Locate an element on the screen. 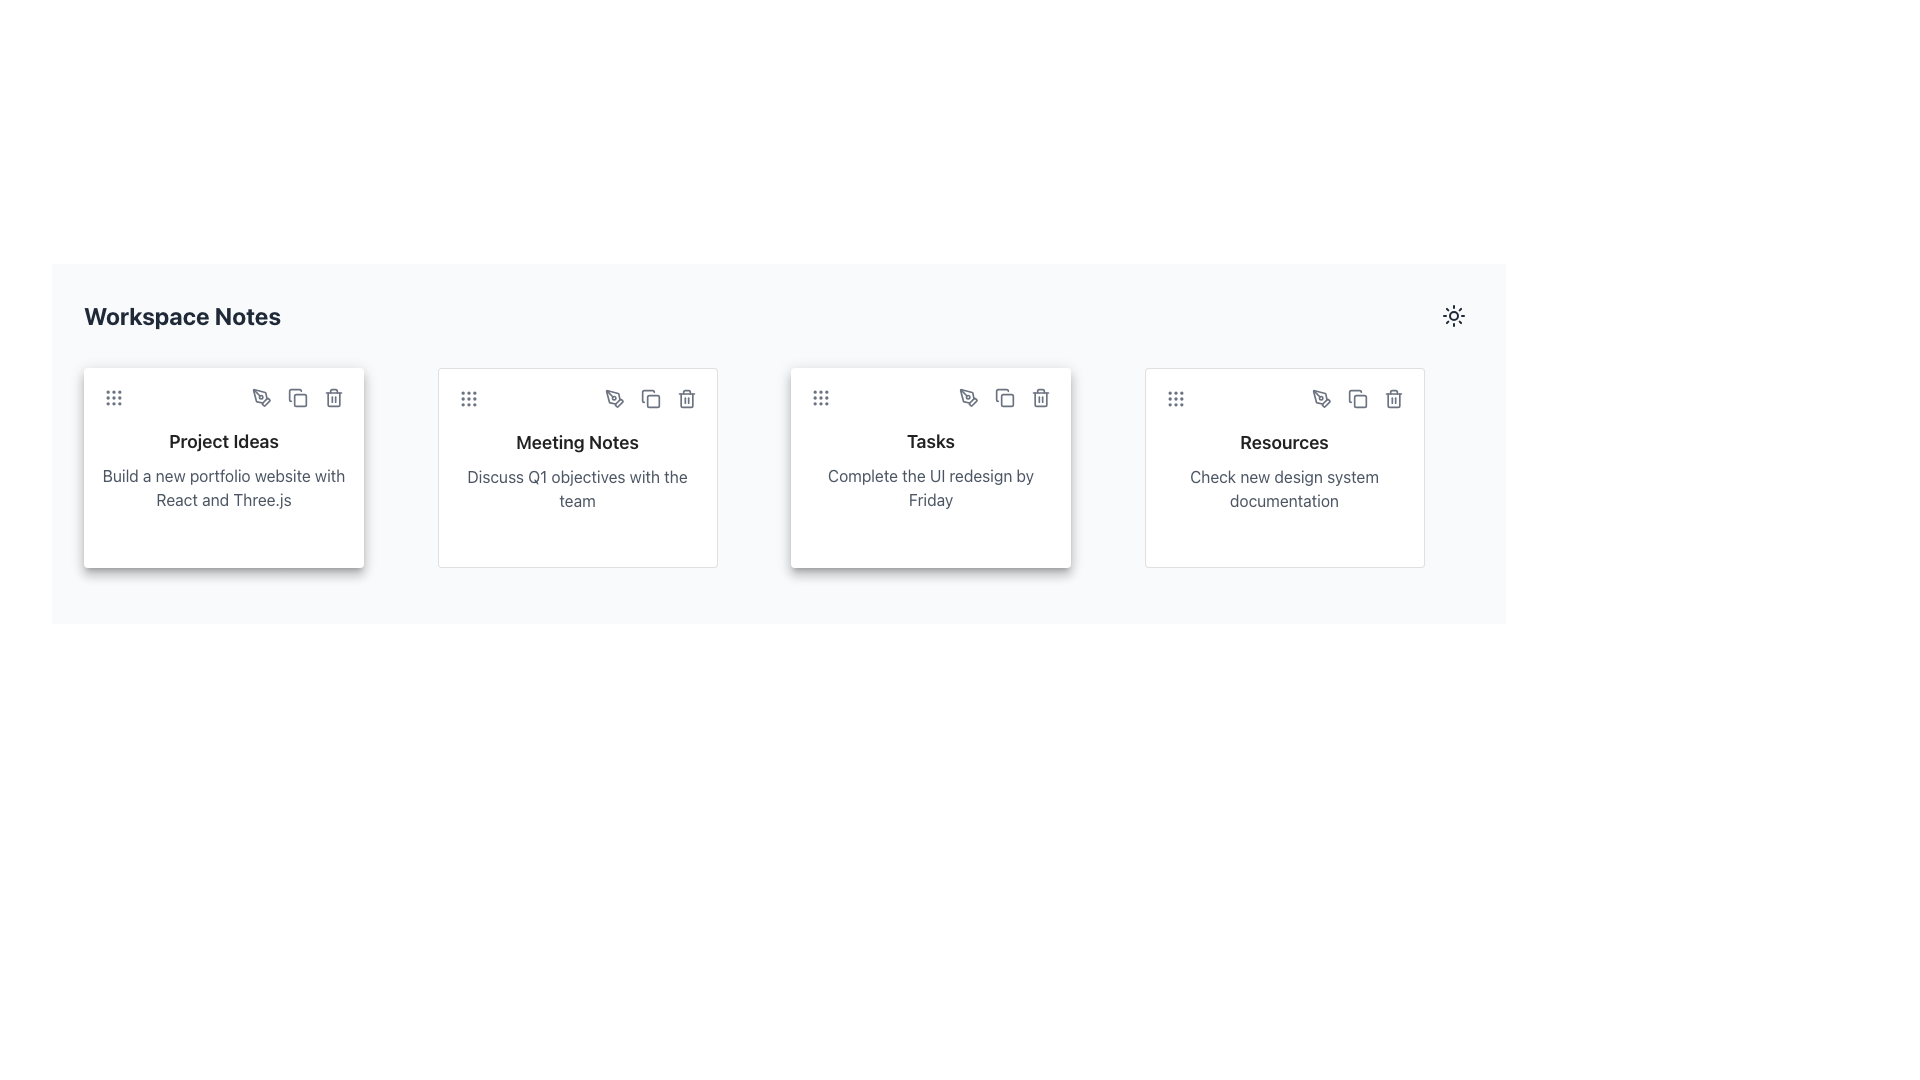 The width and height of the screenshot is (1920, 1080). static informational text label located at the bottom of the 'Resources' block, which serves to describe the block's title is located at coordinates (1284, 489).